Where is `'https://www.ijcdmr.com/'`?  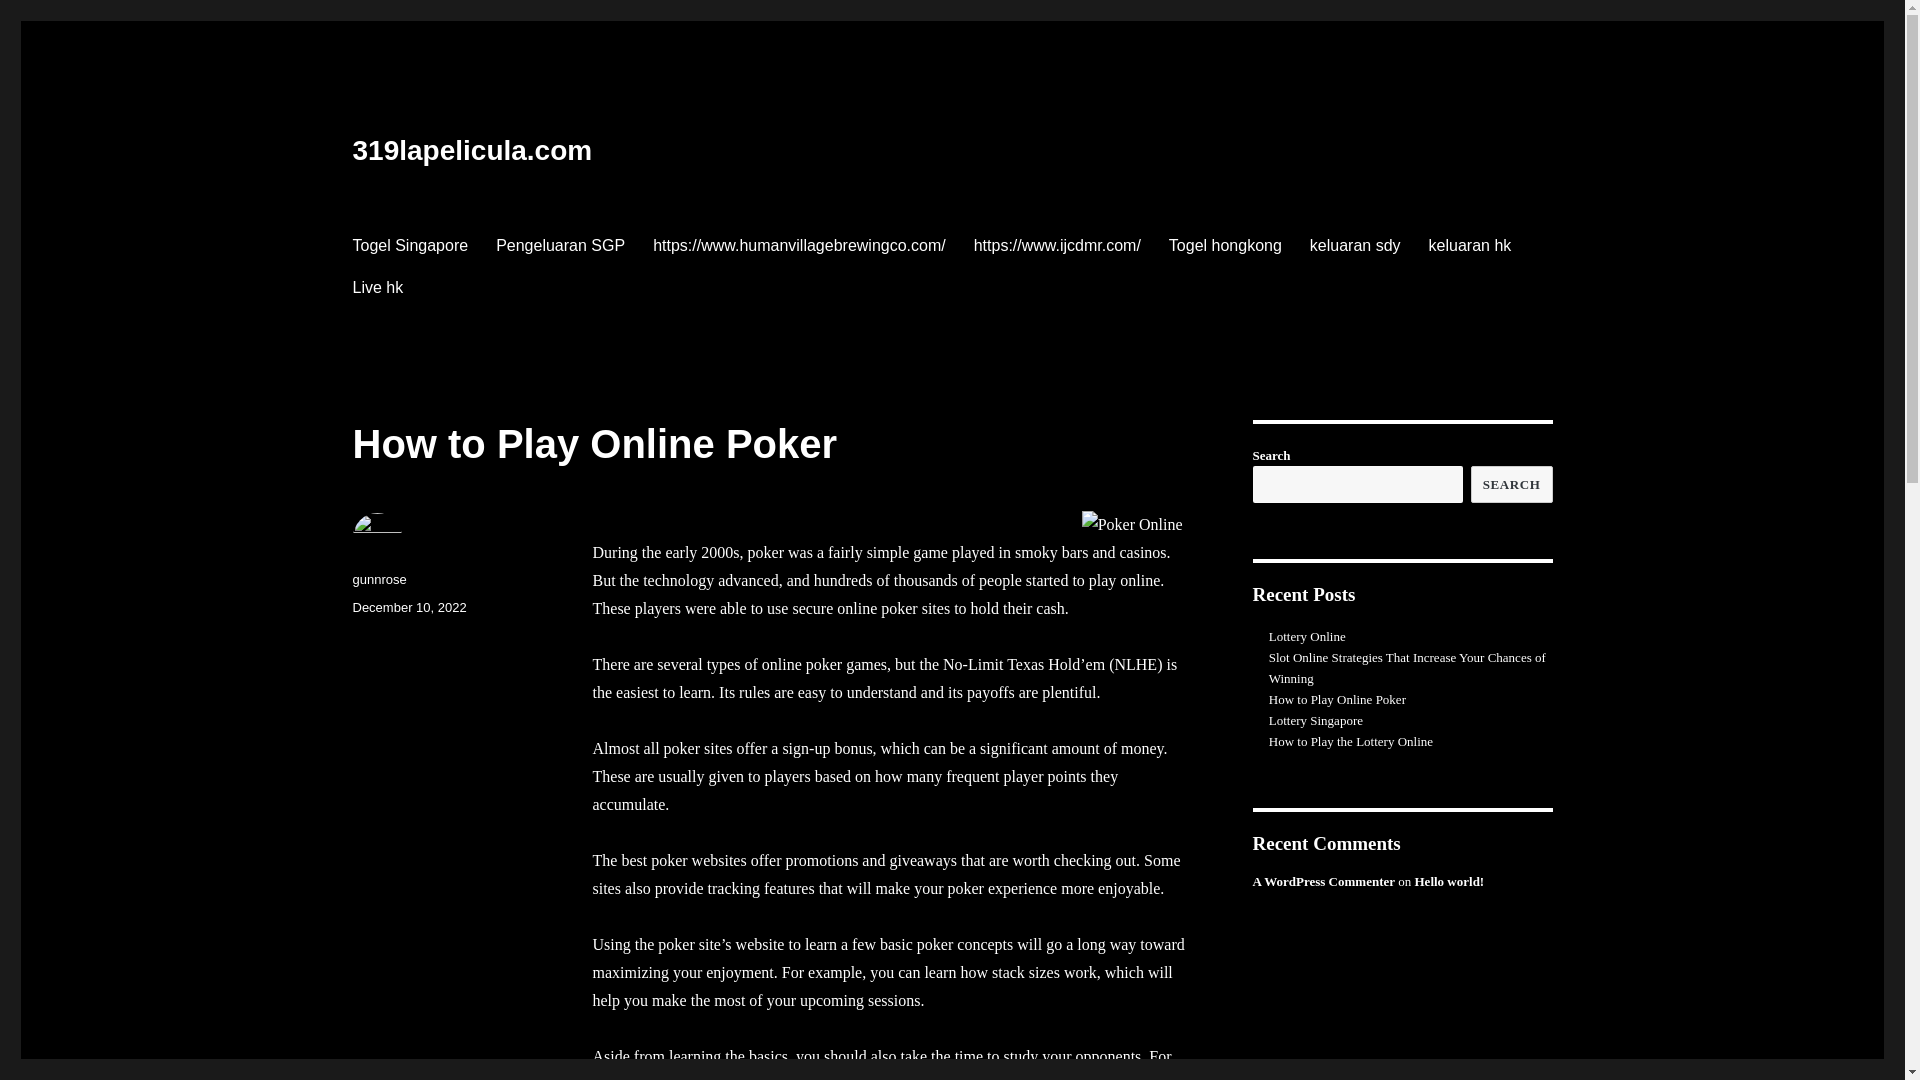
'https://www.ijcdmr.com/' is located at coordinates (1056, 244).